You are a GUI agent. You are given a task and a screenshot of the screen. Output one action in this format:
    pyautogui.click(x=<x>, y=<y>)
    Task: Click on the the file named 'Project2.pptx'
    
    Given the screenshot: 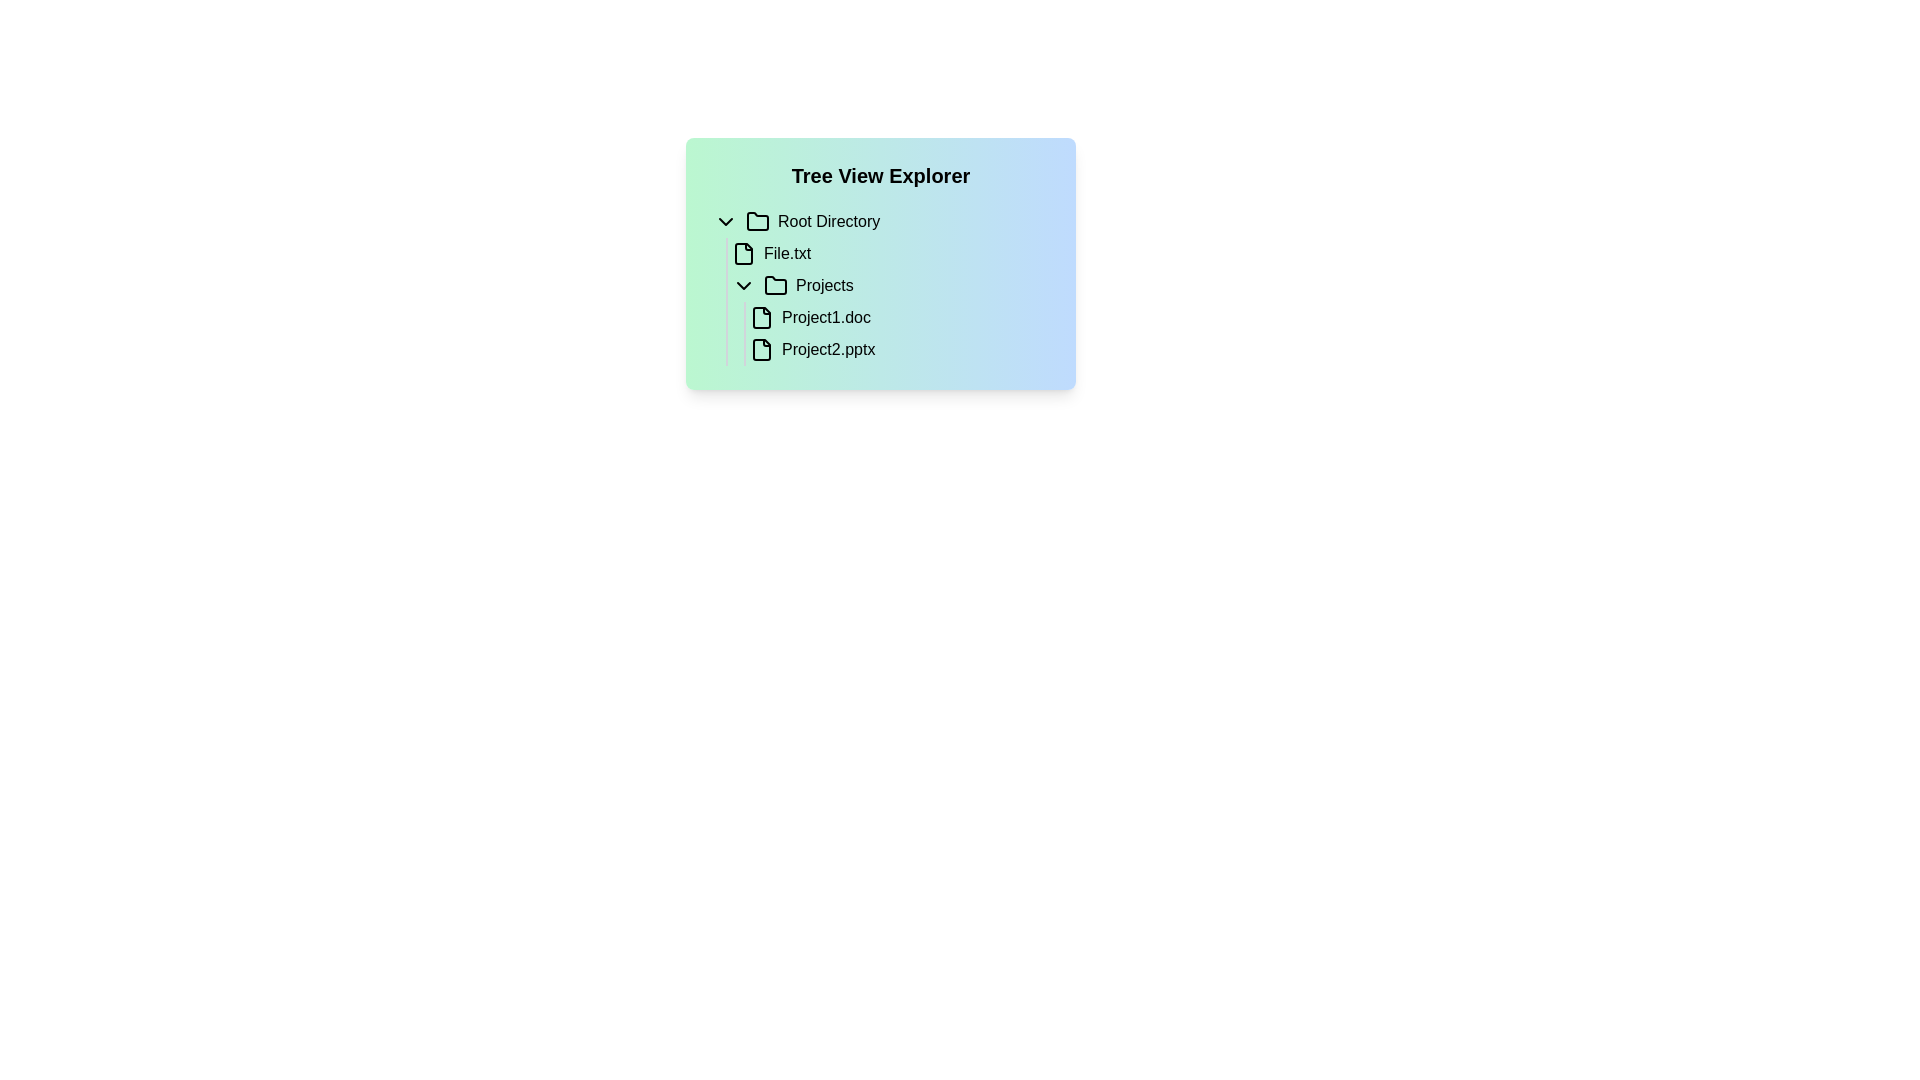 What is the action you would take?
    pyautogui.click(x=897, y=349)
    